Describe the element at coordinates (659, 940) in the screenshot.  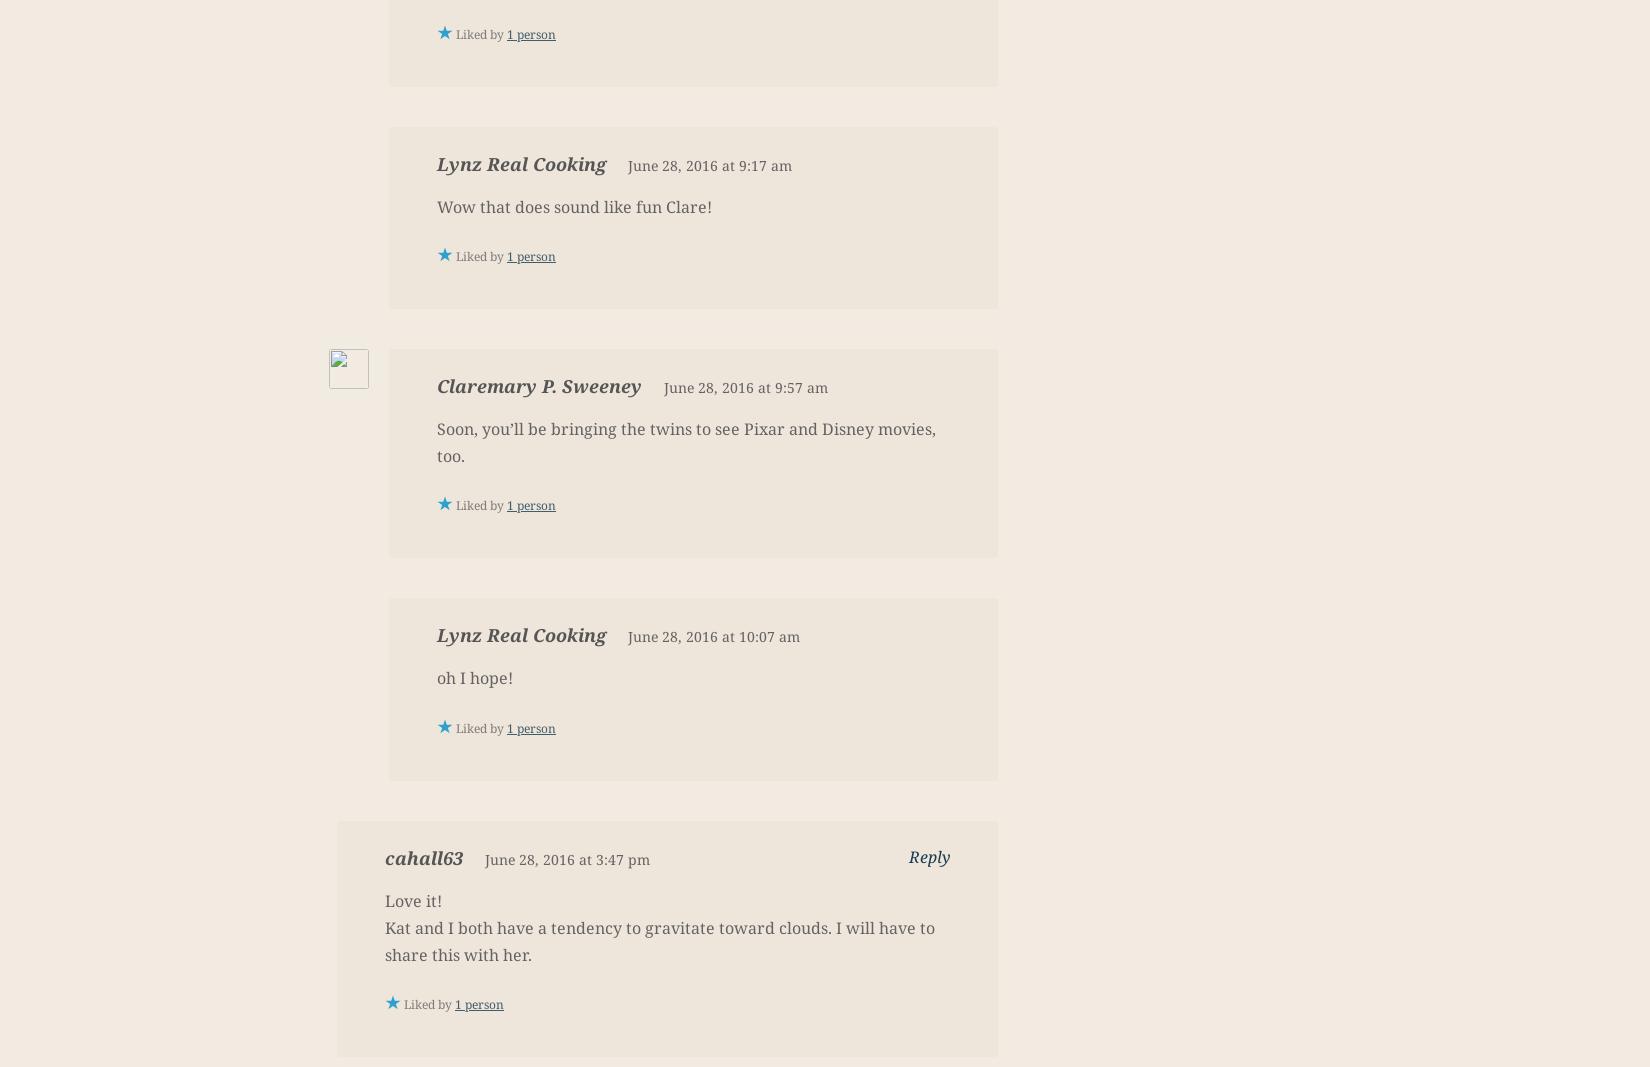
I see `'Kat and I both have a tendency to gravitate toward clouds. I will have to share this with her.'` at that location.